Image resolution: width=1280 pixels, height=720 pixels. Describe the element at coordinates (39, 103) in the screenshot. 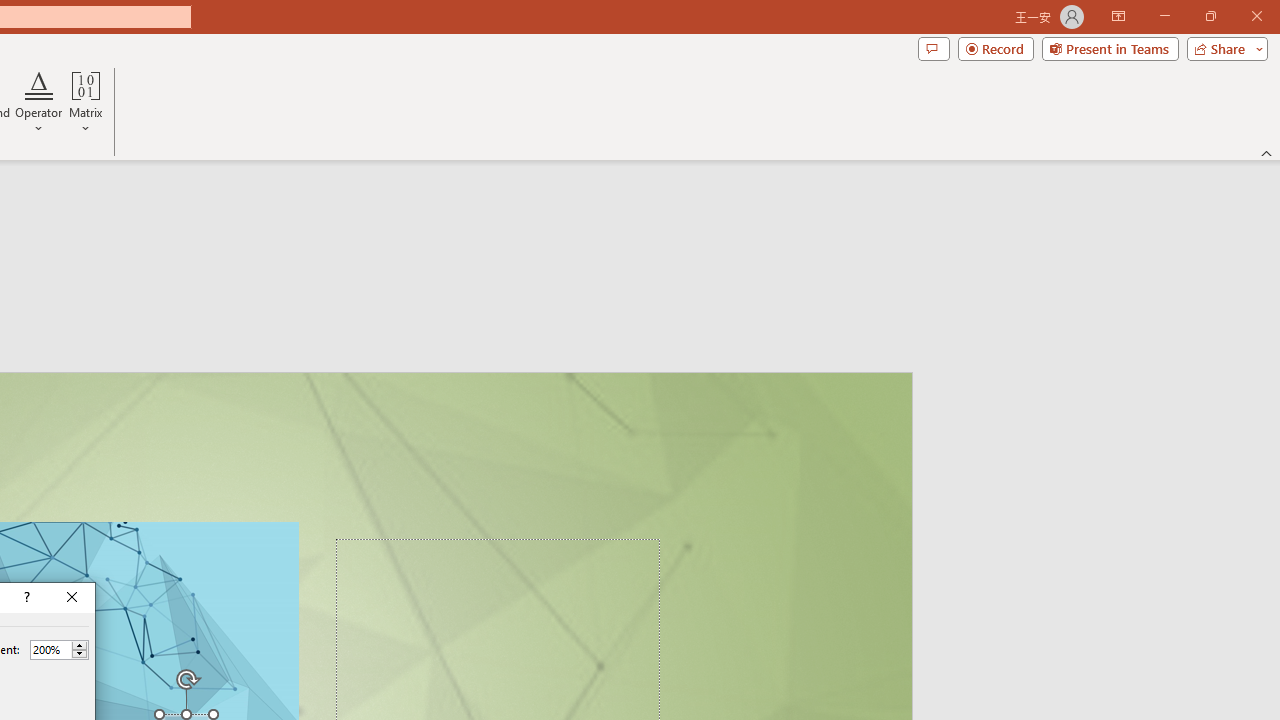

I see `'Operator'` at that location.